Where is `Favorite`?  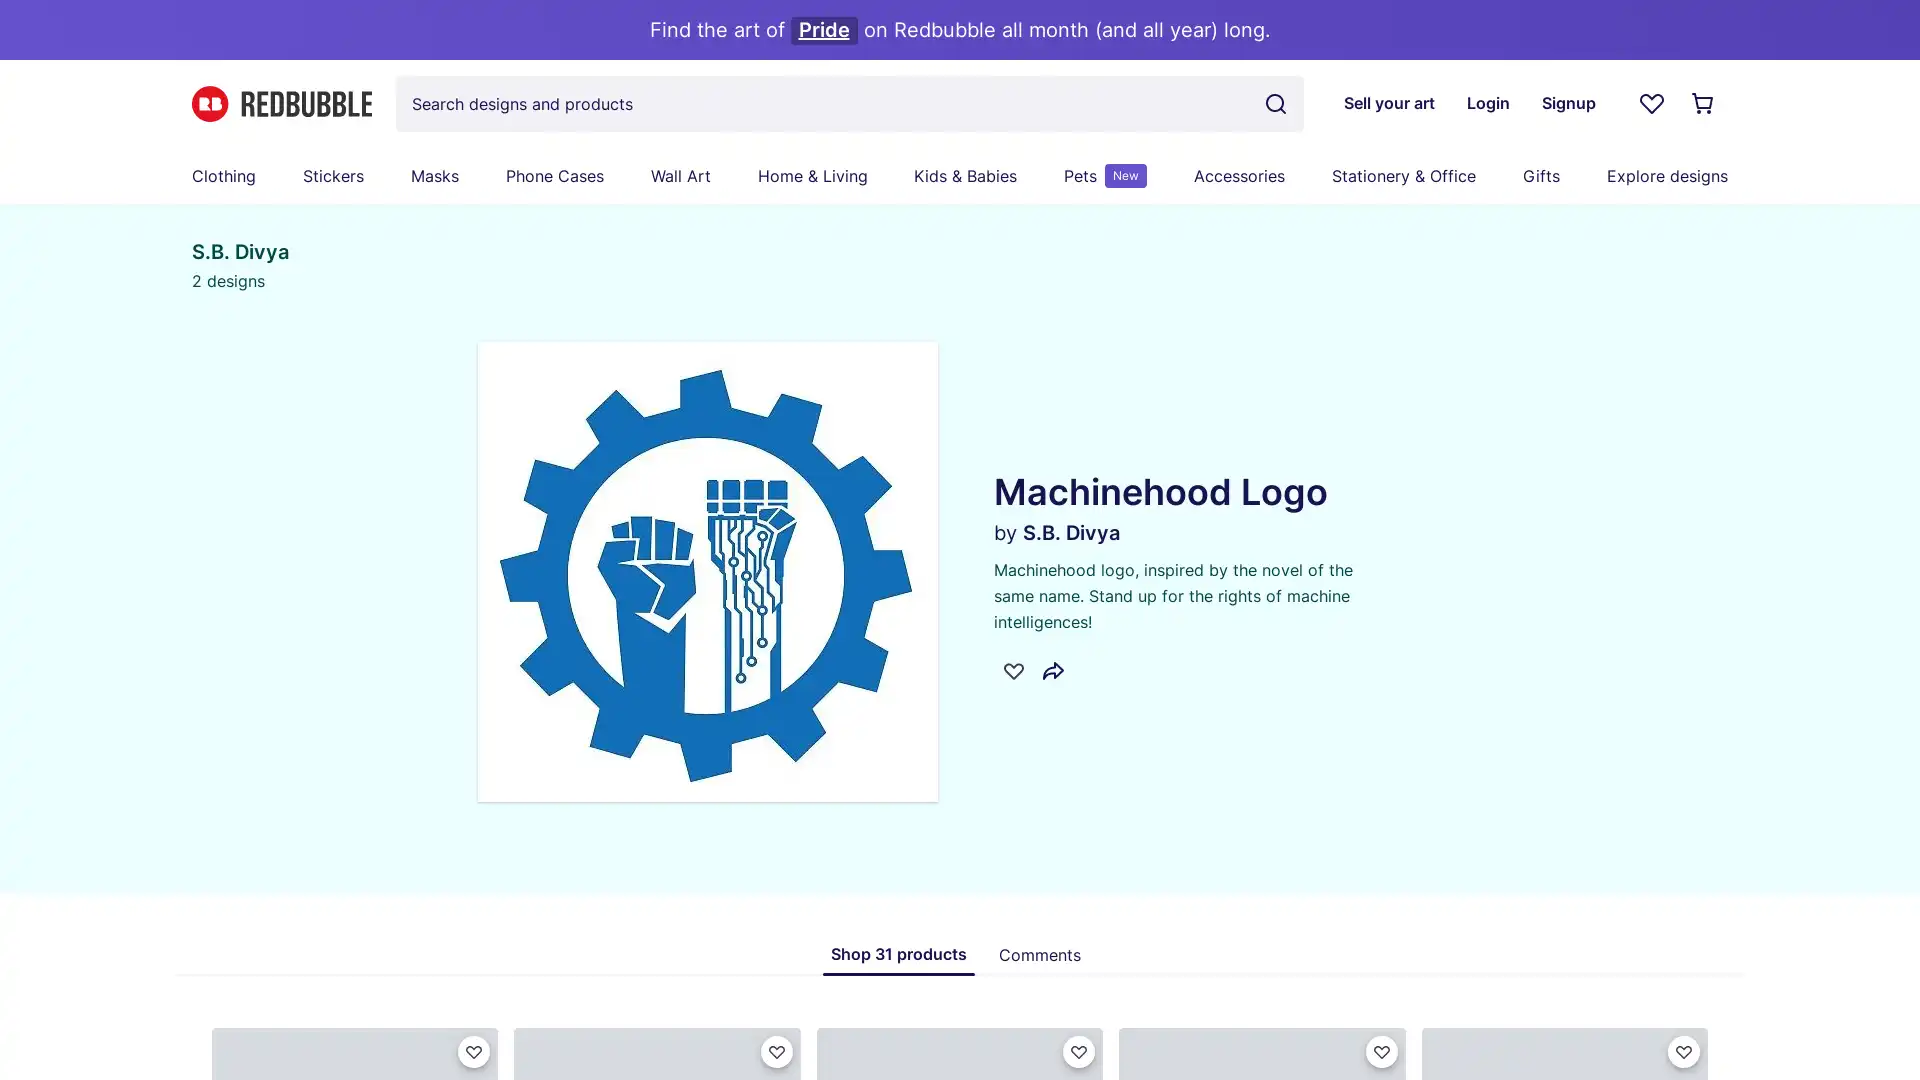 Favorite is located at coordinates (1078, 1051).